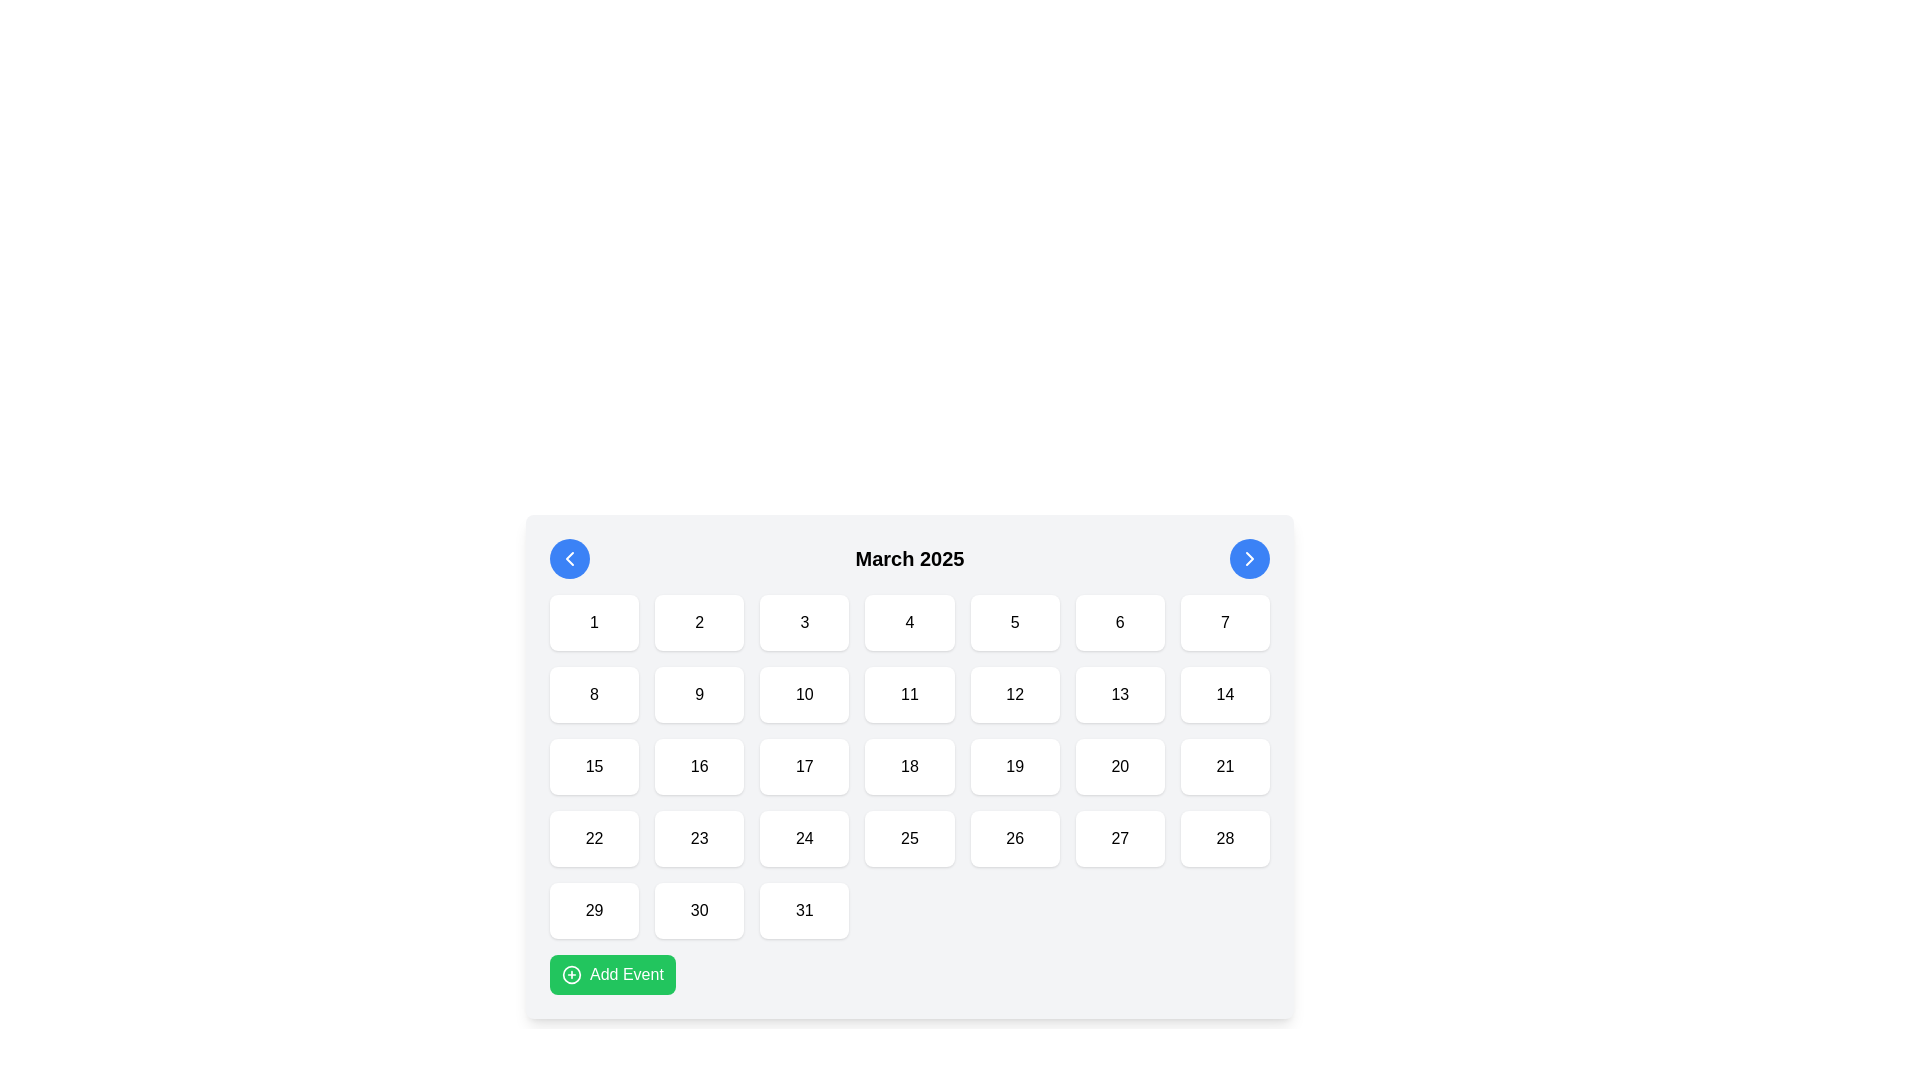 The width and height of the screenshot is (1920, 1080). What do you see at coordinates (804, 693) in the screenshot?
I see `the calendar date button displaying the number '10'` at bounding box center [804, 693].